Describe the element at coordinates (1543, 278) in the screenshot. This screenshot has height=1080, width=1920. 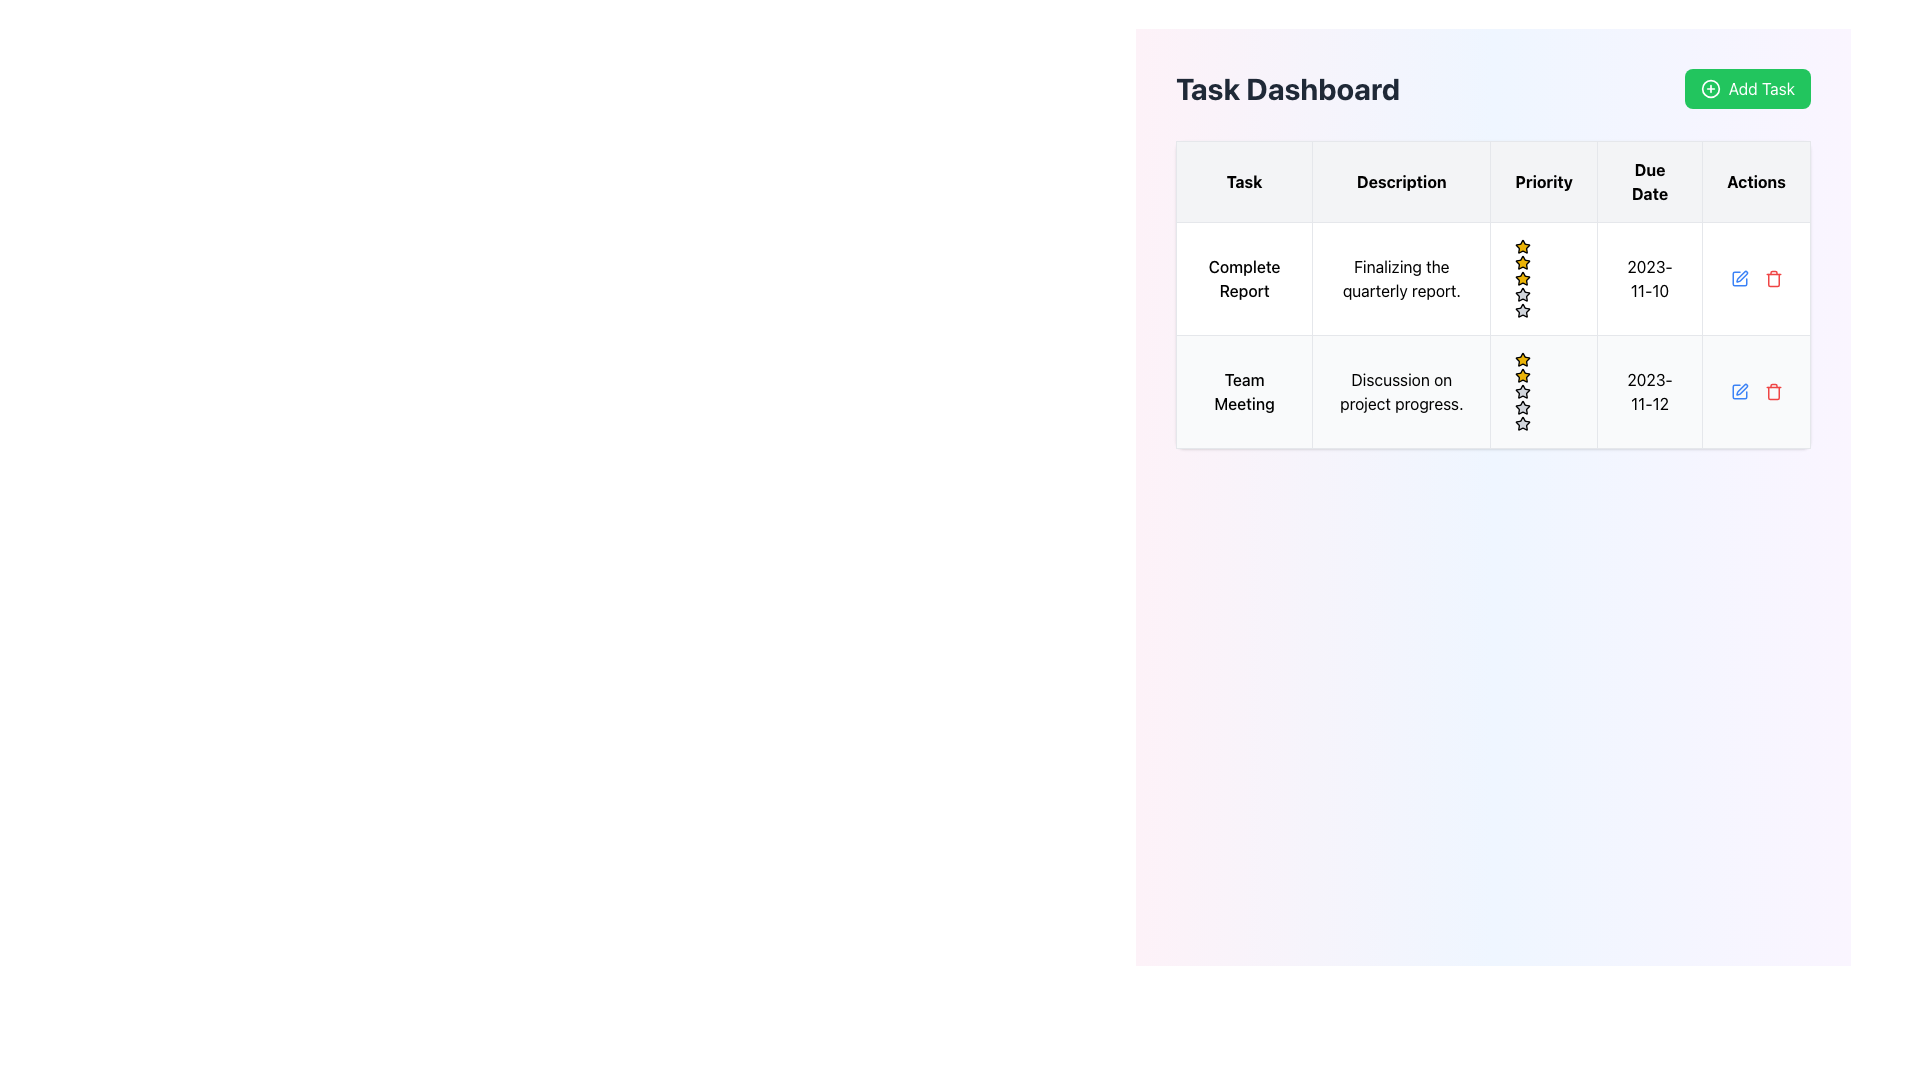
I see `the rating indicators (stars) in the third cell under the 'Priority' column of the 'Complete Report' row` at that location.